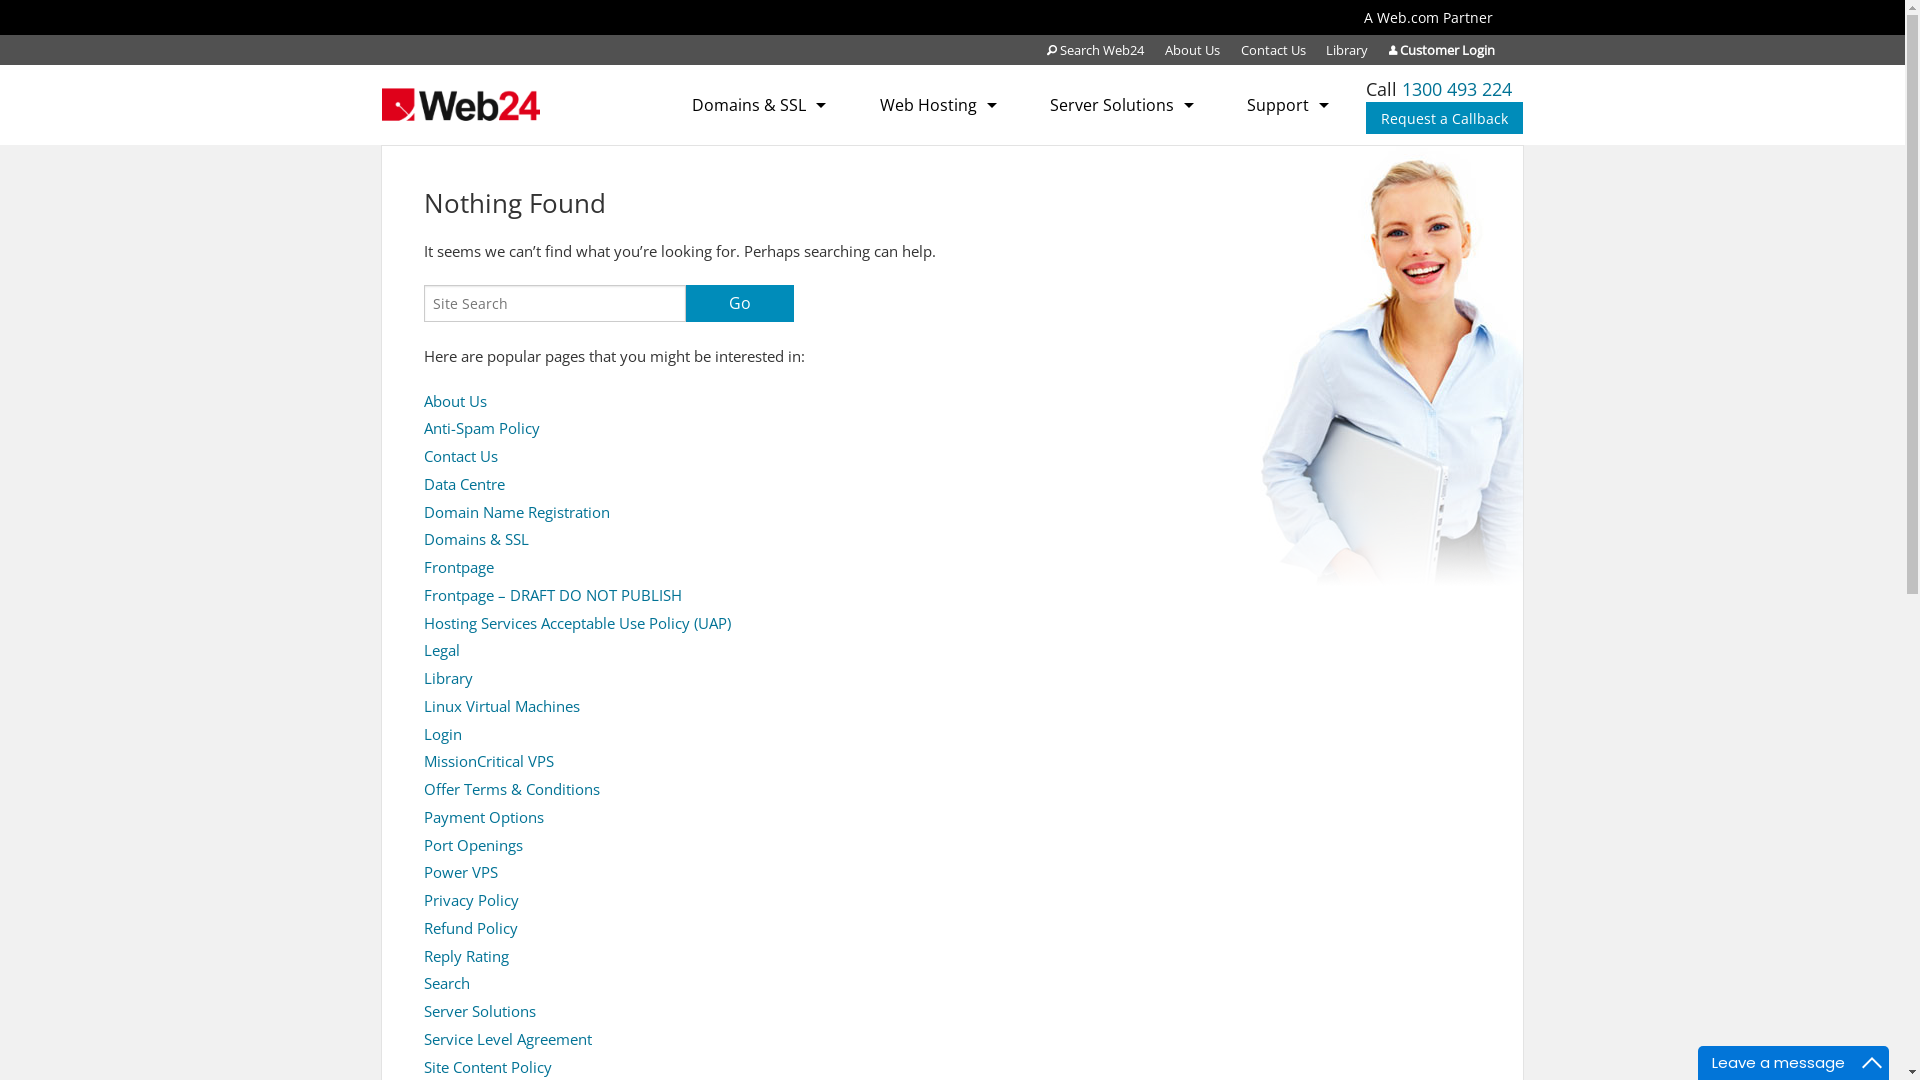 This screenshot has height=1080, width=1920. What do you see at coordinates (422, 845) in the screenshot?
I see `'Port Openings'` at bounding box center [422, 845].